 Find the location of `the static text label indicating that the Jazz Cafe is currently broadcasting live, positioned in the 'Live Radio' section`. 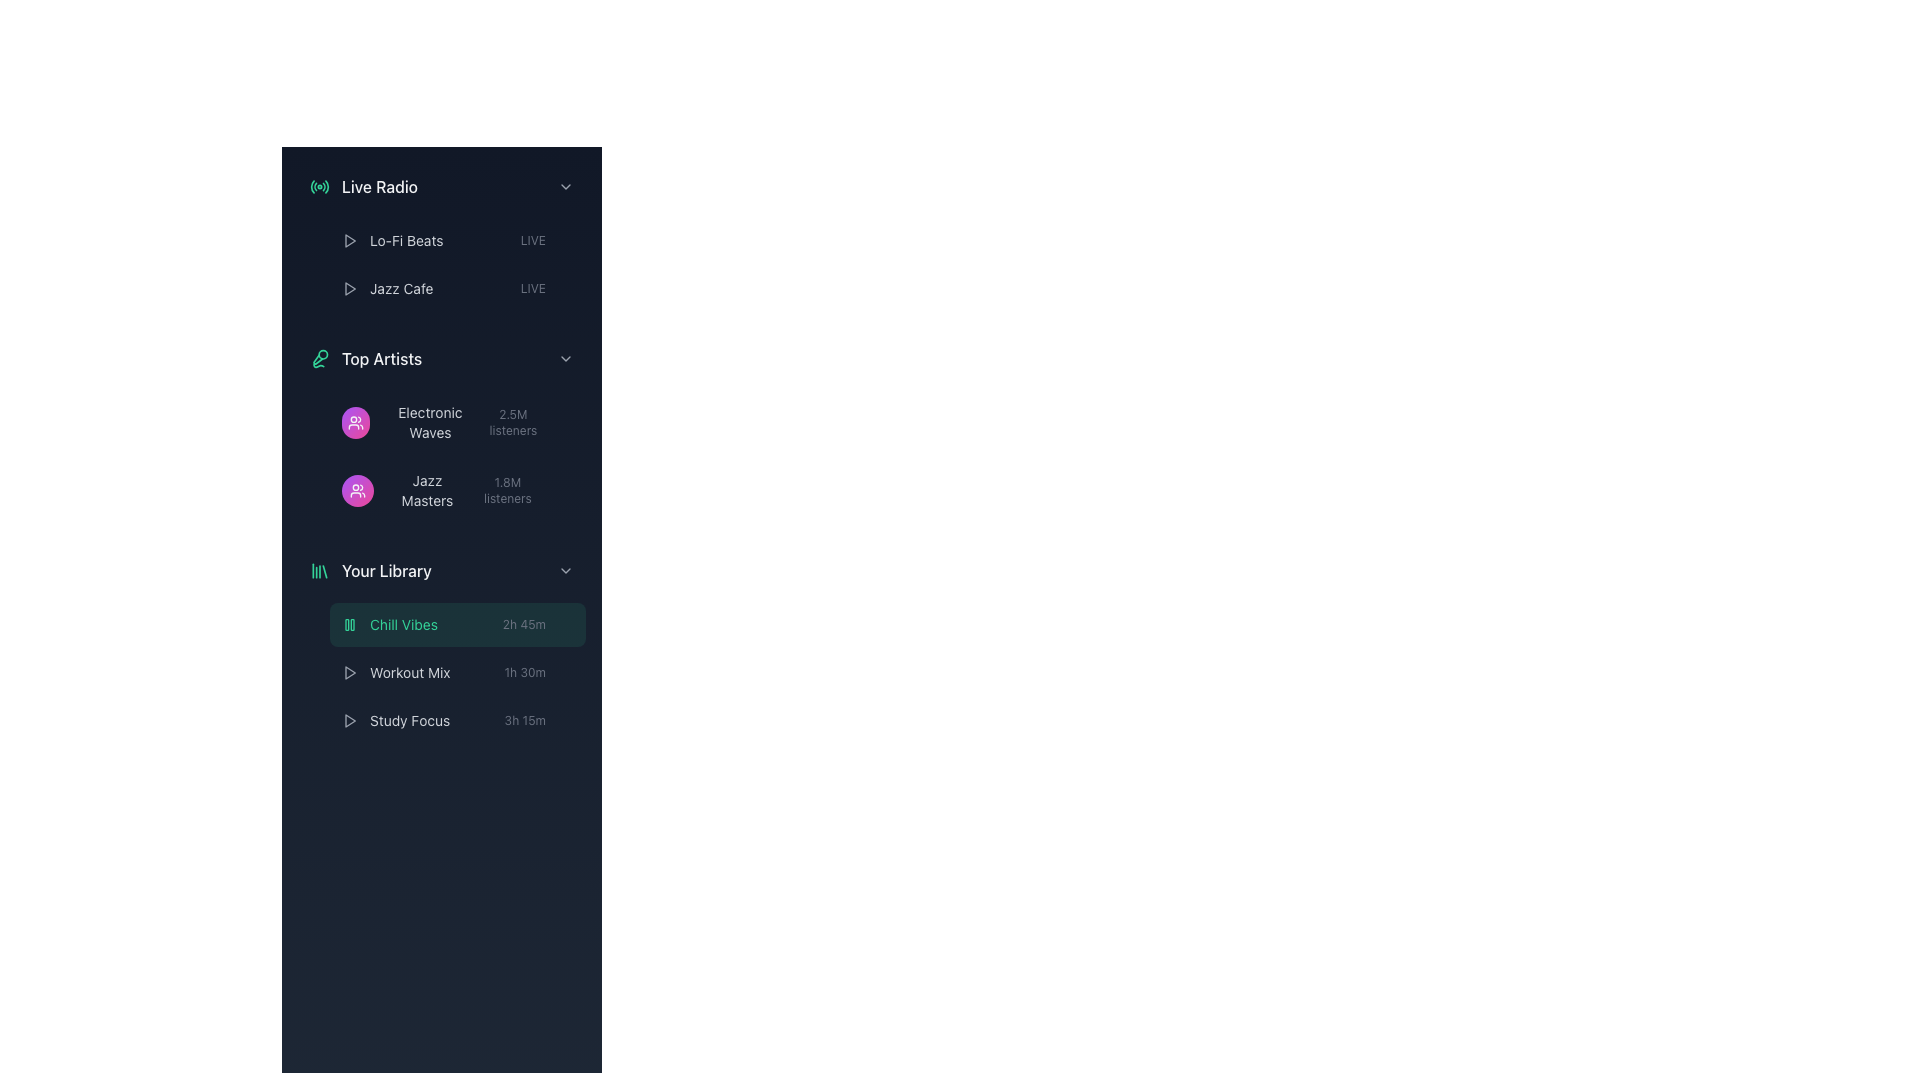

the static text label indicating that the Jazz Cafe is currently broadcasting live, positioned in the 'Live Radio' section is located at coordinates (533, 289).